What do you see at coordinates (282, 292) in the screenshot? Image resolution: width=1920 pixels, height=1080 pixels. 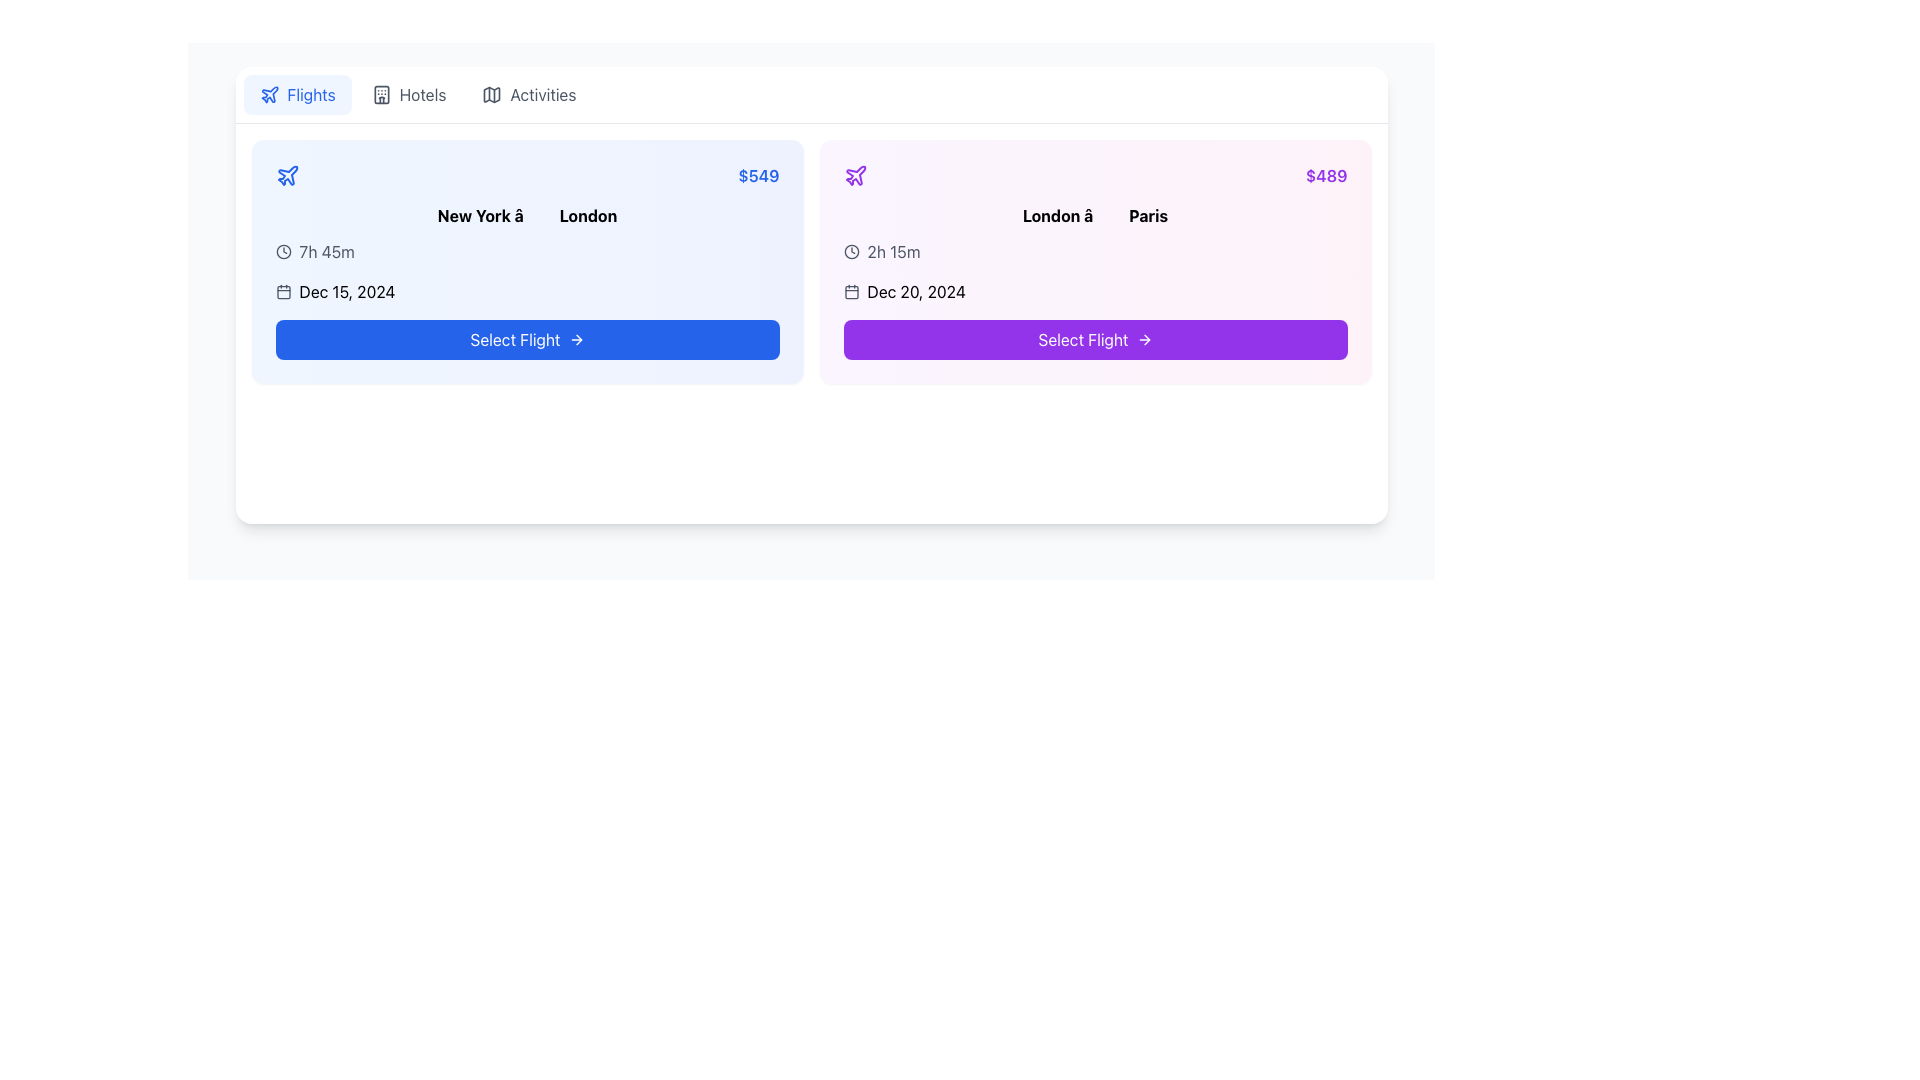 I see `the calendar icon located in the left card of the interface, which indicates the date 'Dec 15, 2024'` at bounding box center [282, 292].